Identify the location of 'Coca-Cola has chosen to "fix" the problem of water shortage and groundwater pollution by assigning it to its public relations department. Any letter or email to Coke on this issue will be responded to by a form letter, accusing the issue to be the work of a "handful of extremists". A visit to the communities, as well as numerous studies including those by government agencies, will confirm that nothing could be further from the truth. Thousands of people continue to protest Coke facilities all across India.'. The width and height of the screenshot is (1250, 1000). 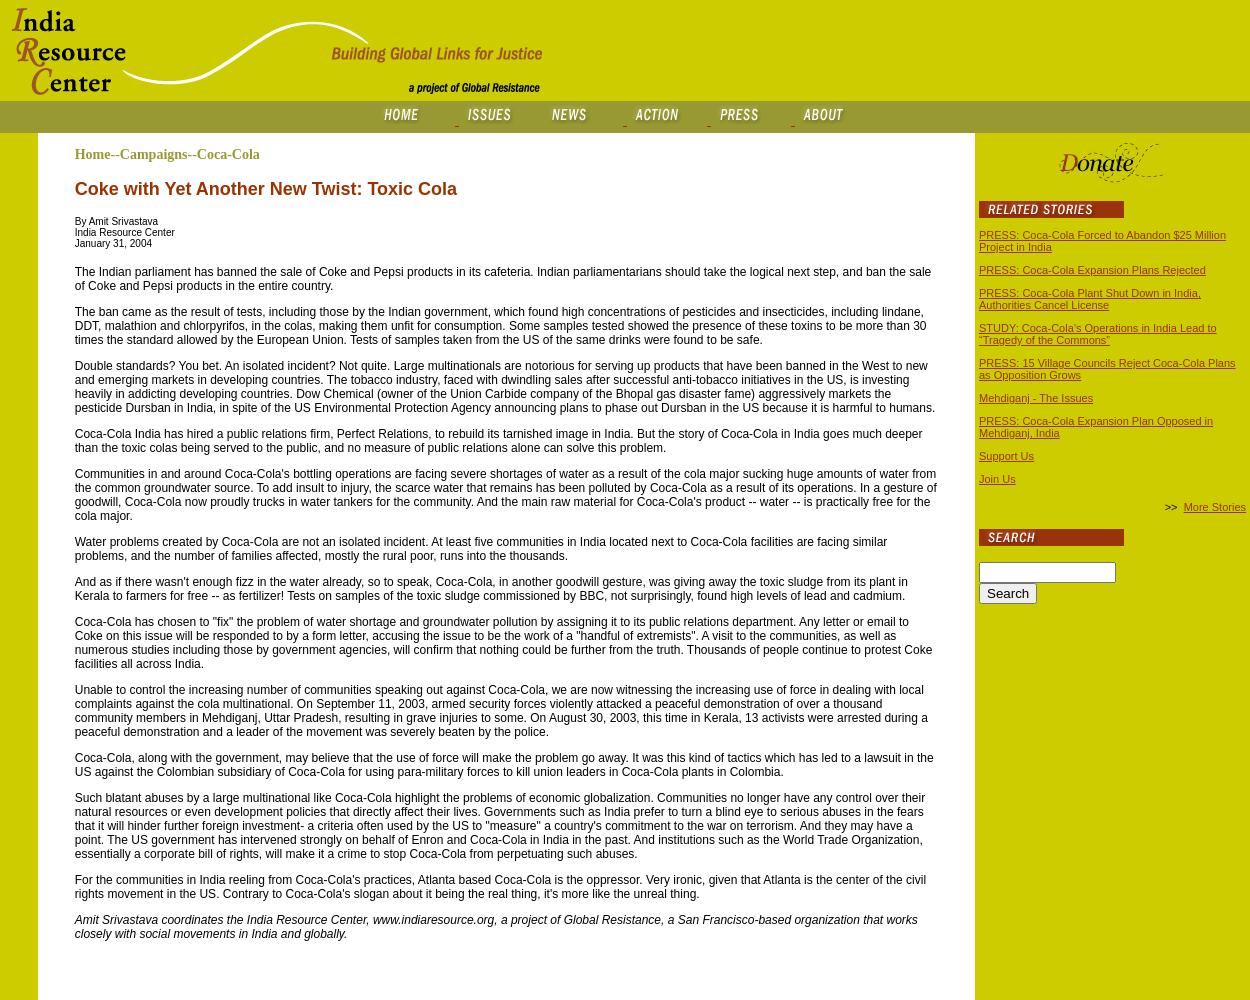
(503, 643).